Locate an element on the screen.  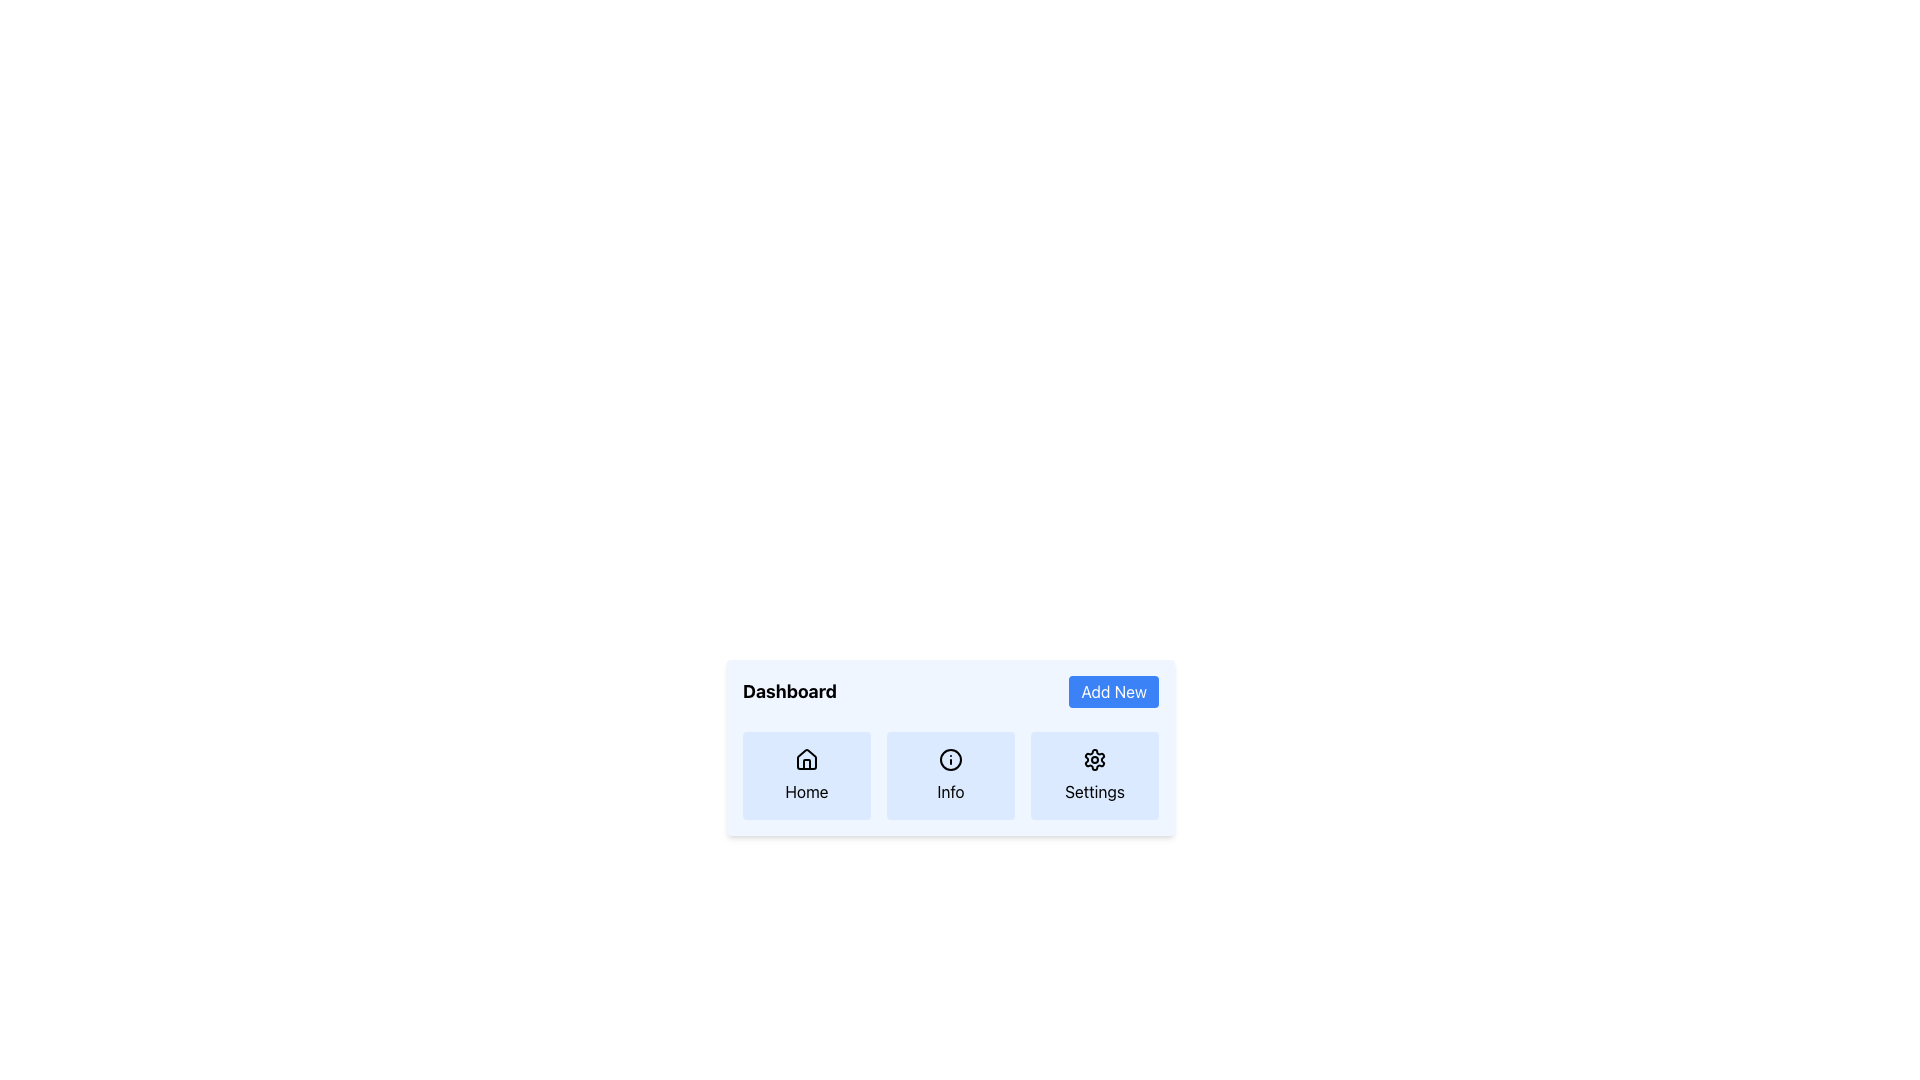
the 'Home' label, which is a textual label in bold or standard font located below a home icon within a blue panel with rounded corners is located at coordinates (806, 790).